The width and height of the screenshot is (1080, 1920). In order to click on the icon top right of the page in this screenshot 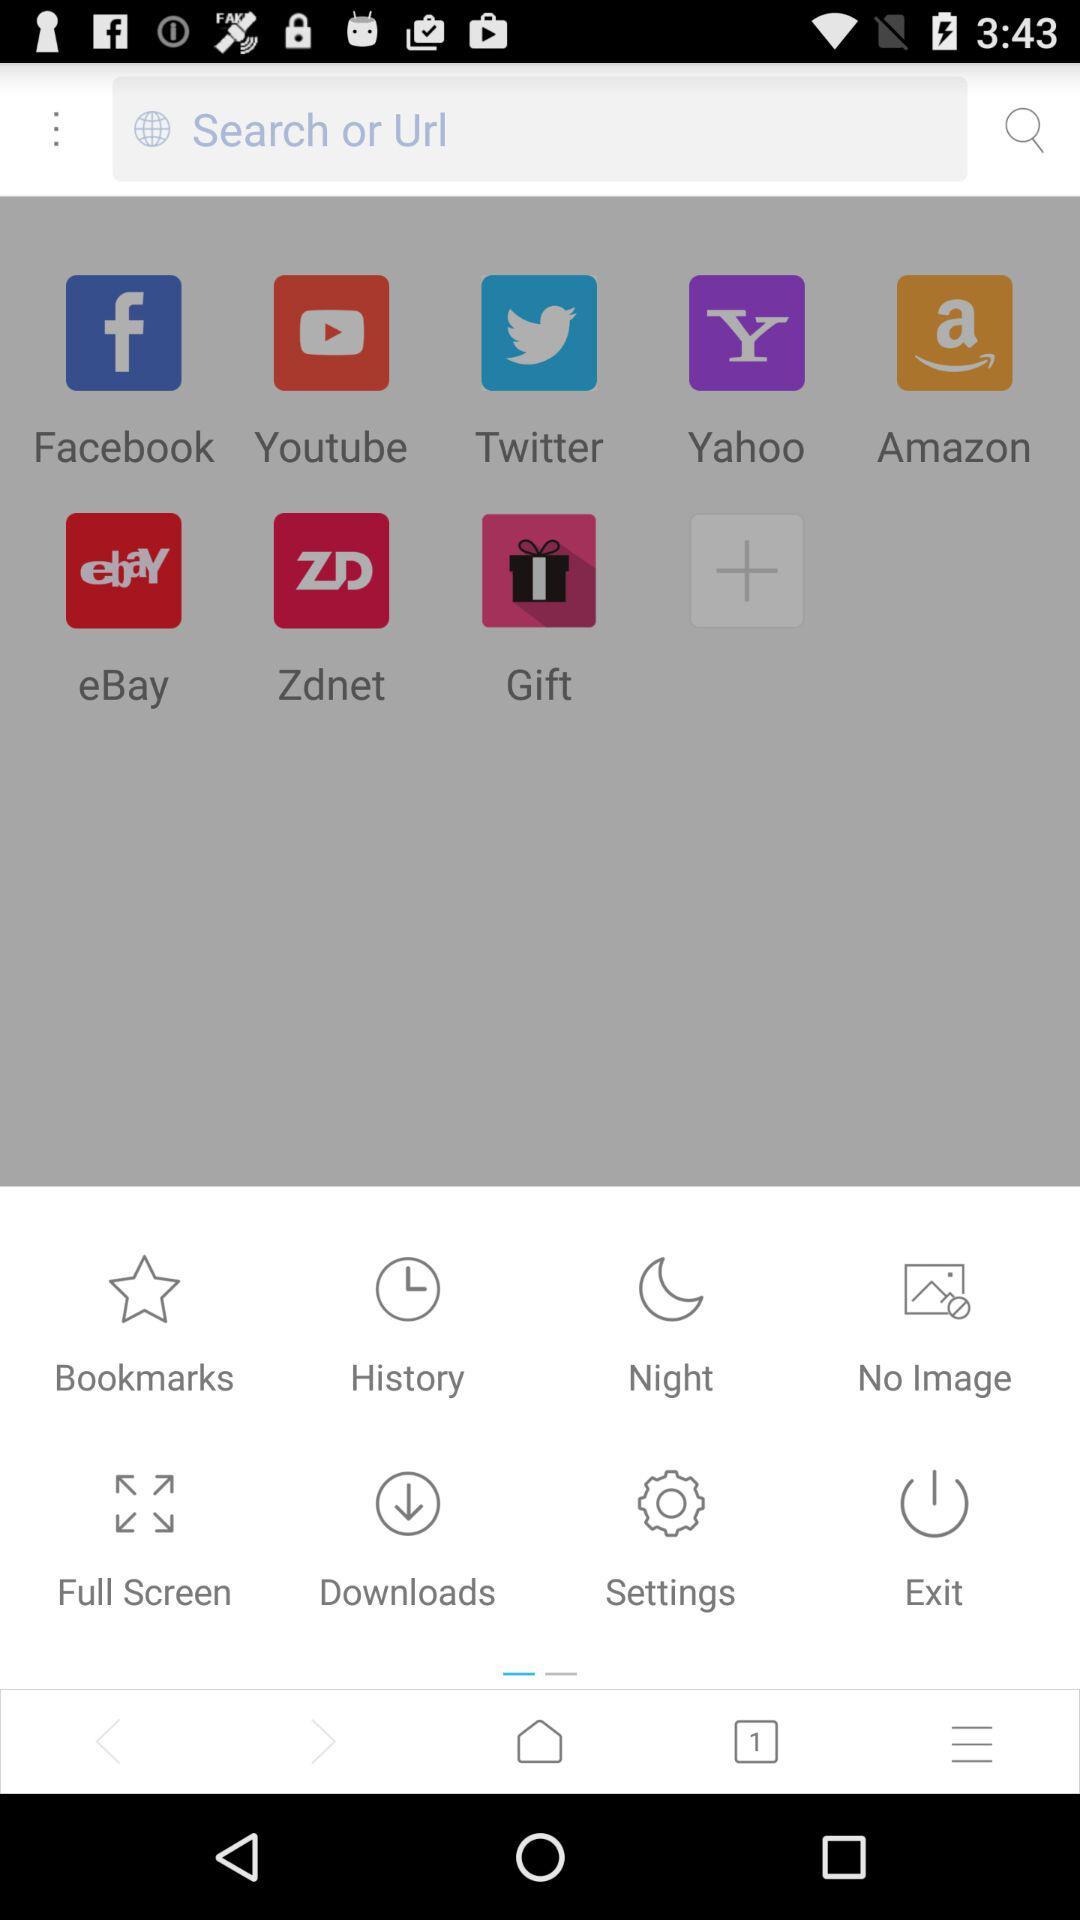, I will do `click(1023, 128)`.